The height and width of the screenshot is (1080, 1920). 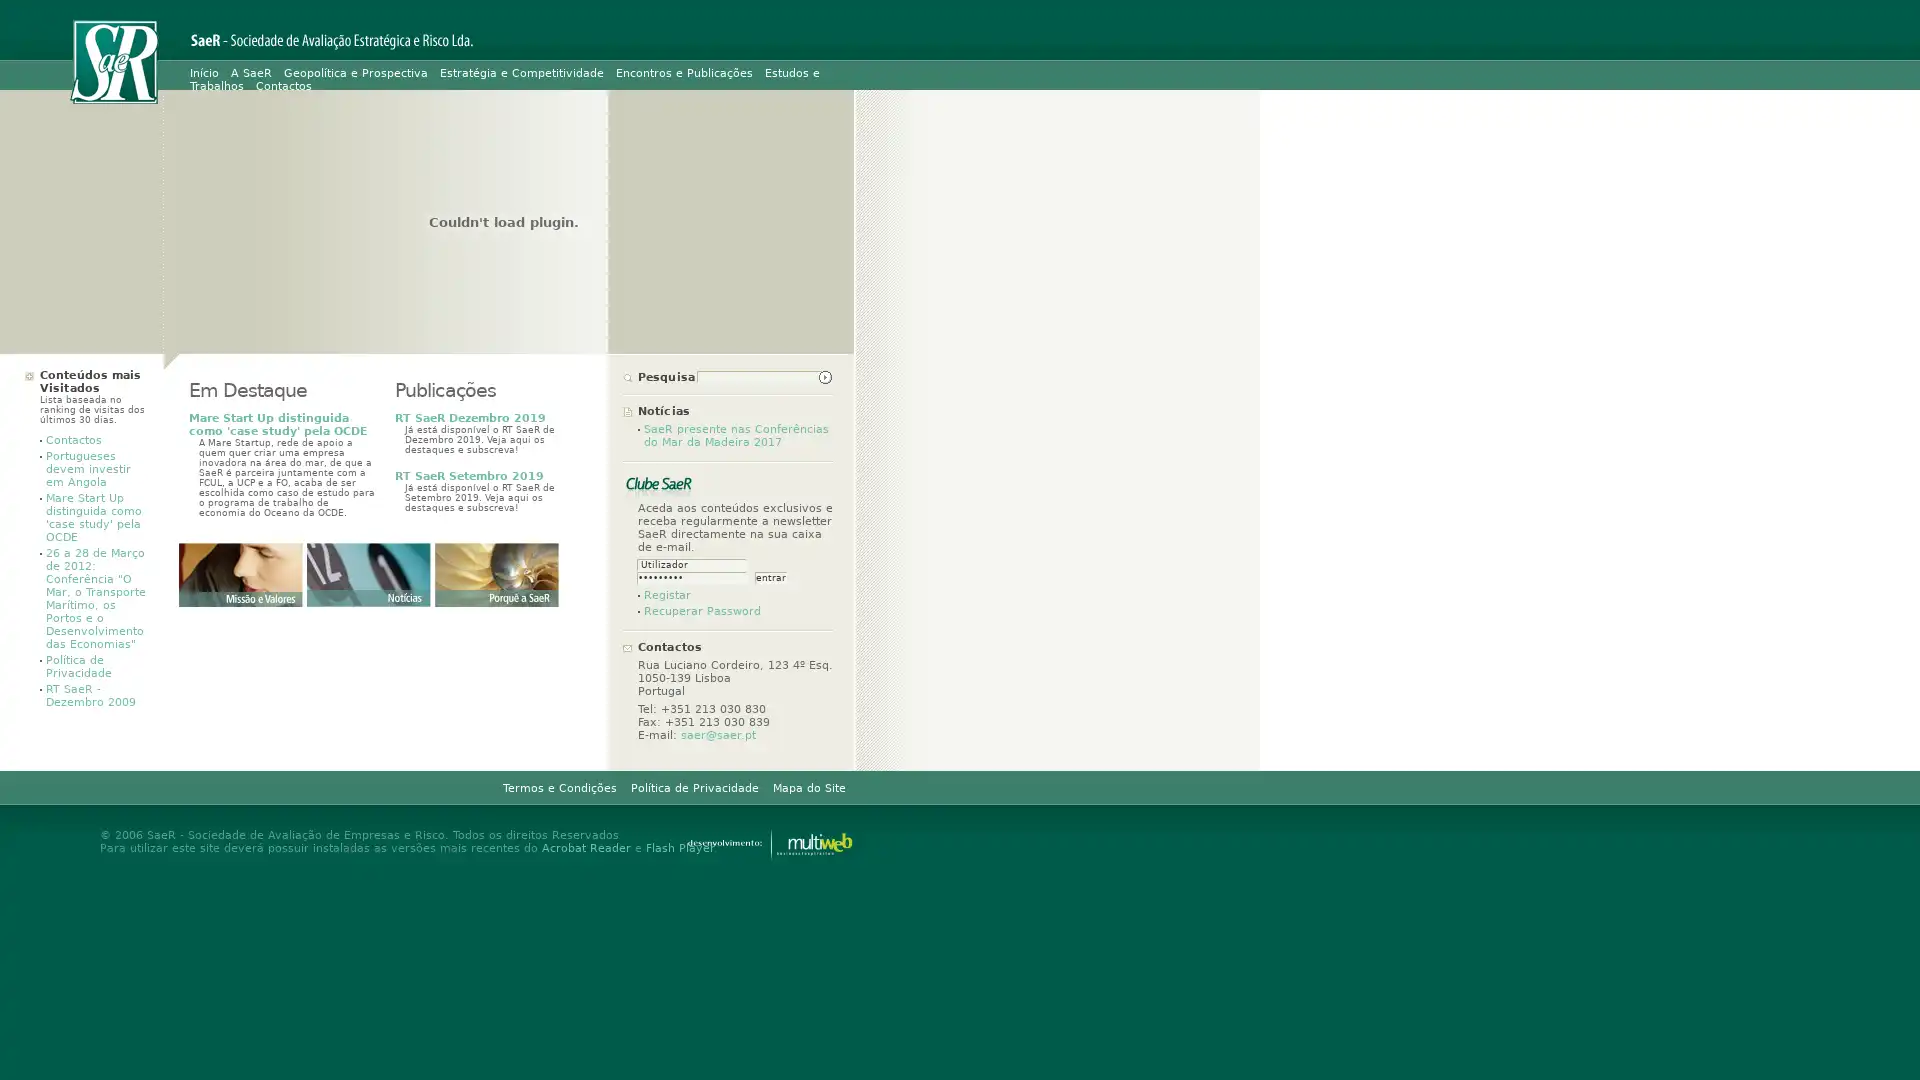 I want to click on entrar, so click(x=770, y=578).